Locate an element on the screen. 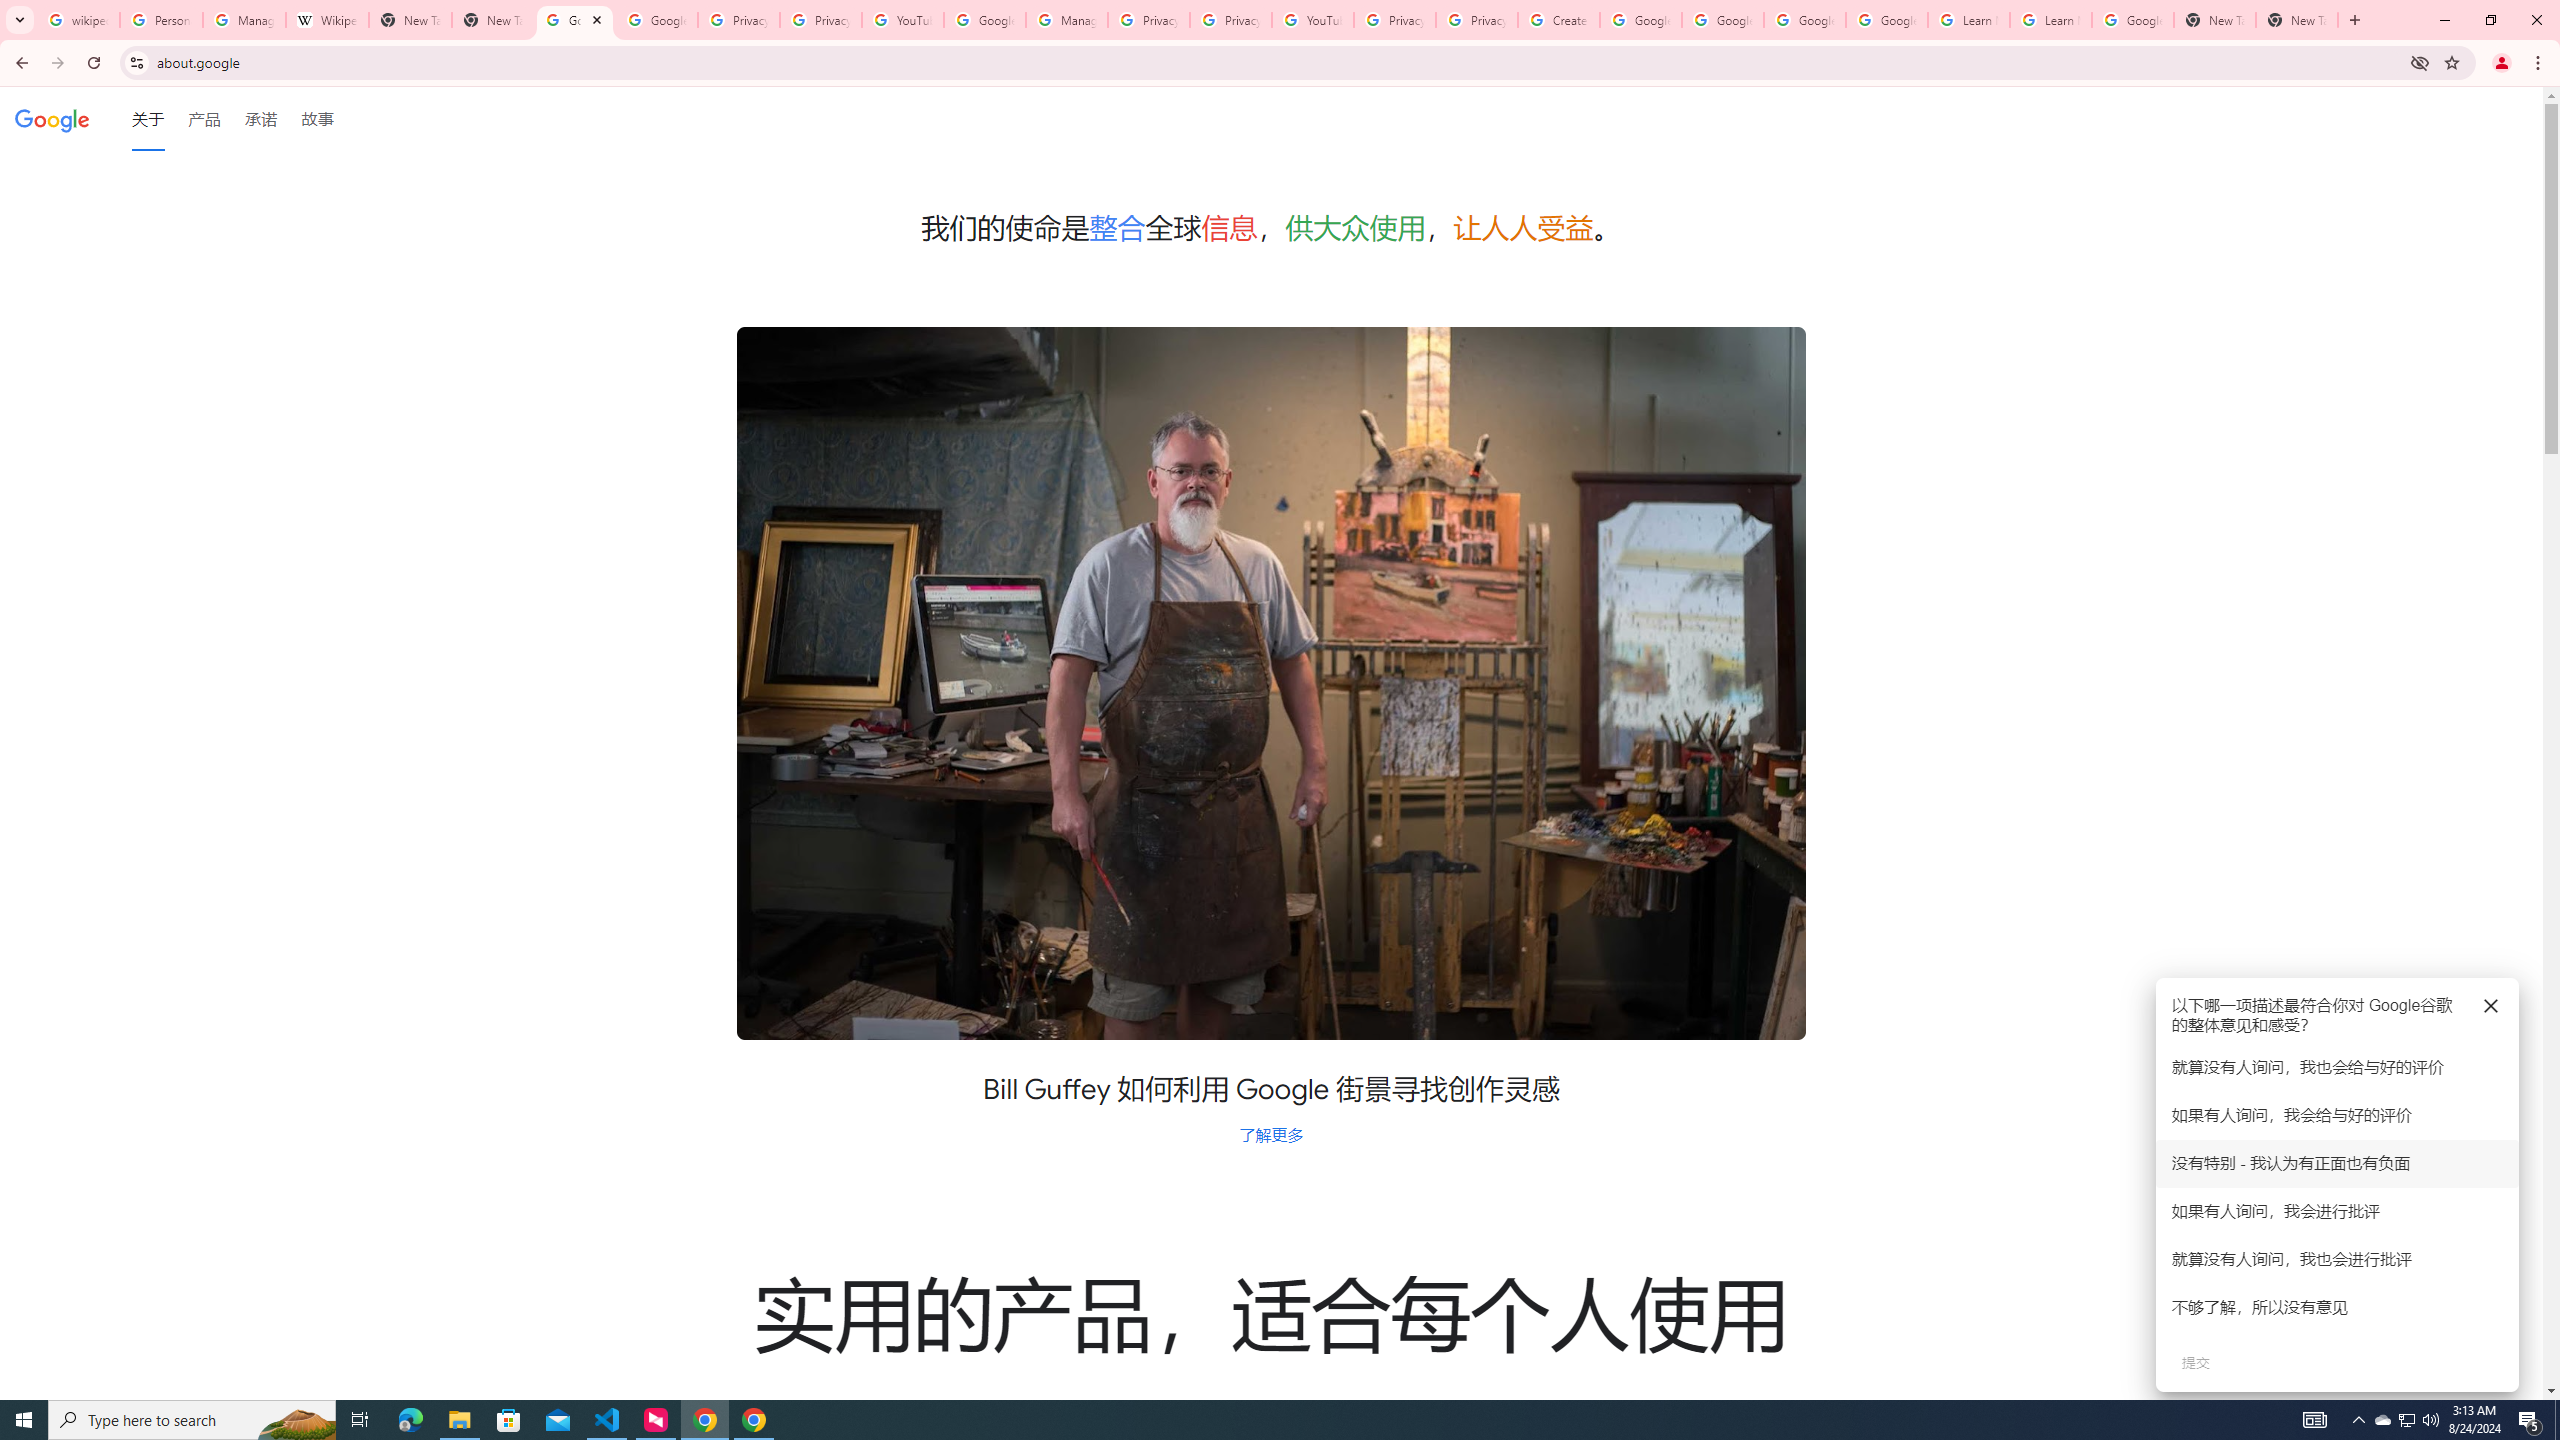 The width and height of the screenshot is (2560, 1440). 'Google Account Help' is located at coordinates (1887, 19).